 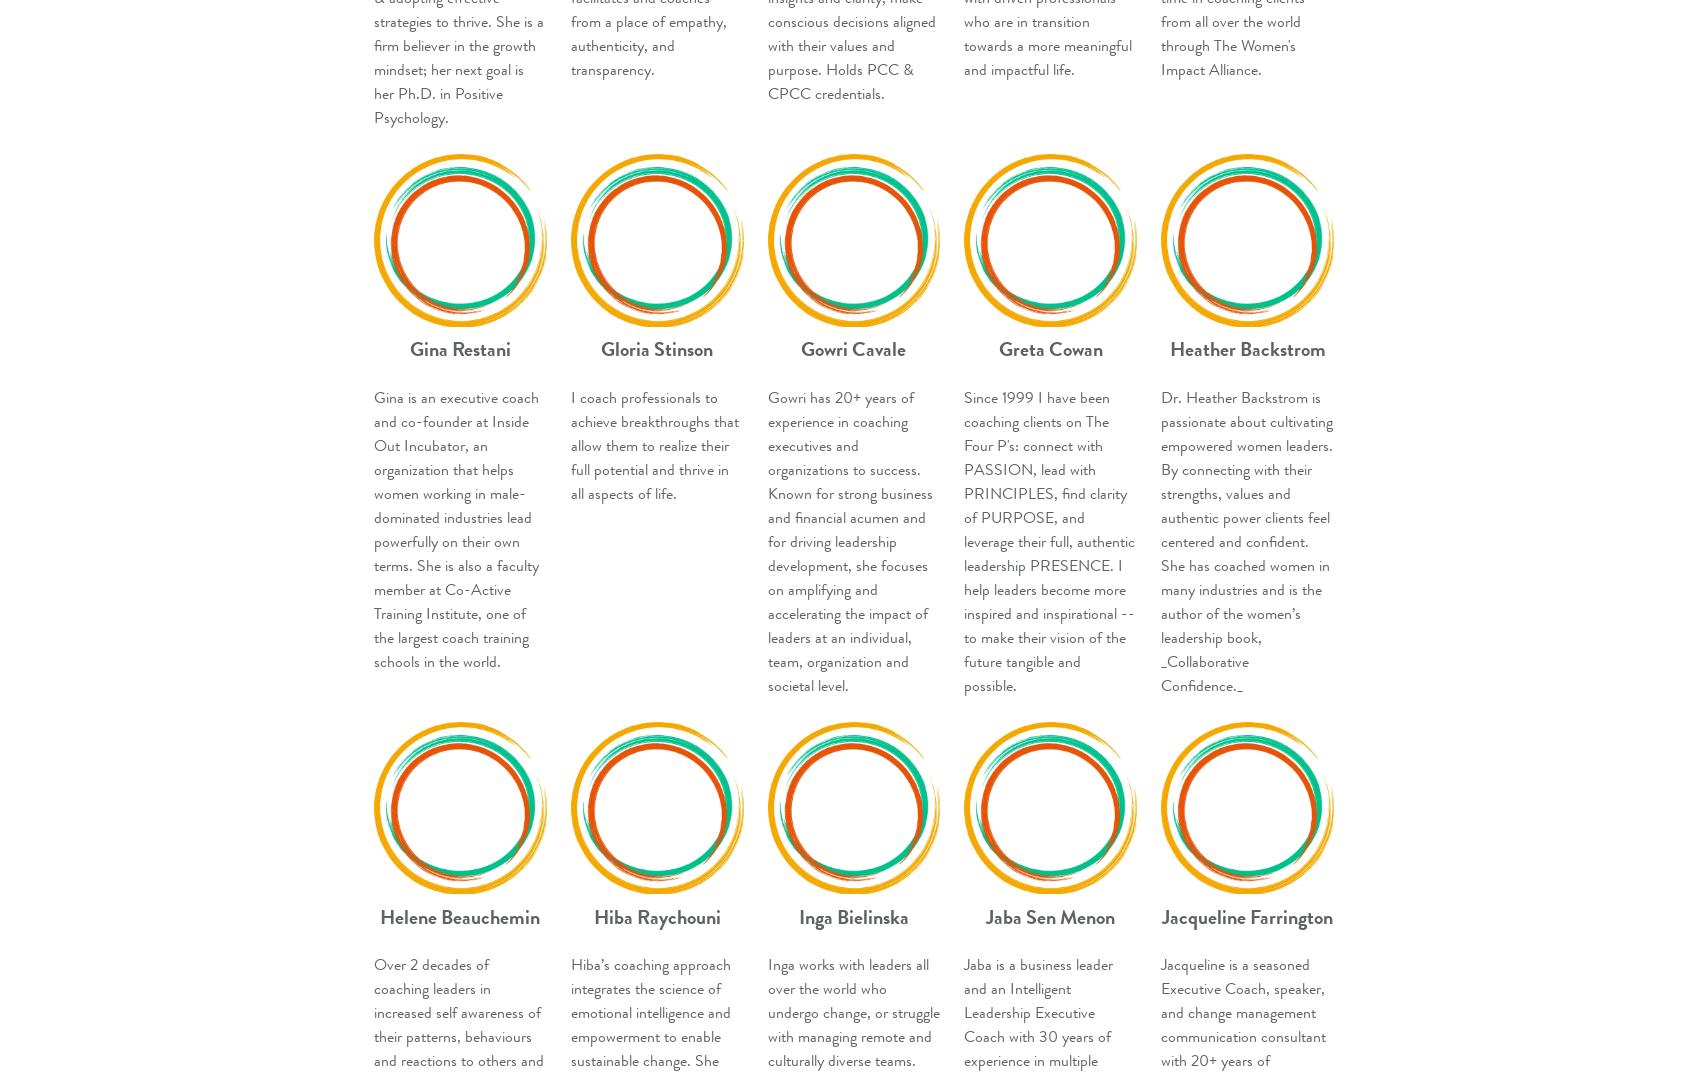 What do you see at coordinates (1247, 540) in the screenshot?
I see `'Dr. Heather Backstrom is passionate about cultivating empowered women leaders. By connecting with their strengths, values and authentic power clients feel centered and confident. She has coached women in many industries and is the author of the women’s leadership book, _Collaborative Confidence._'` at bounding box center [1247, 540].